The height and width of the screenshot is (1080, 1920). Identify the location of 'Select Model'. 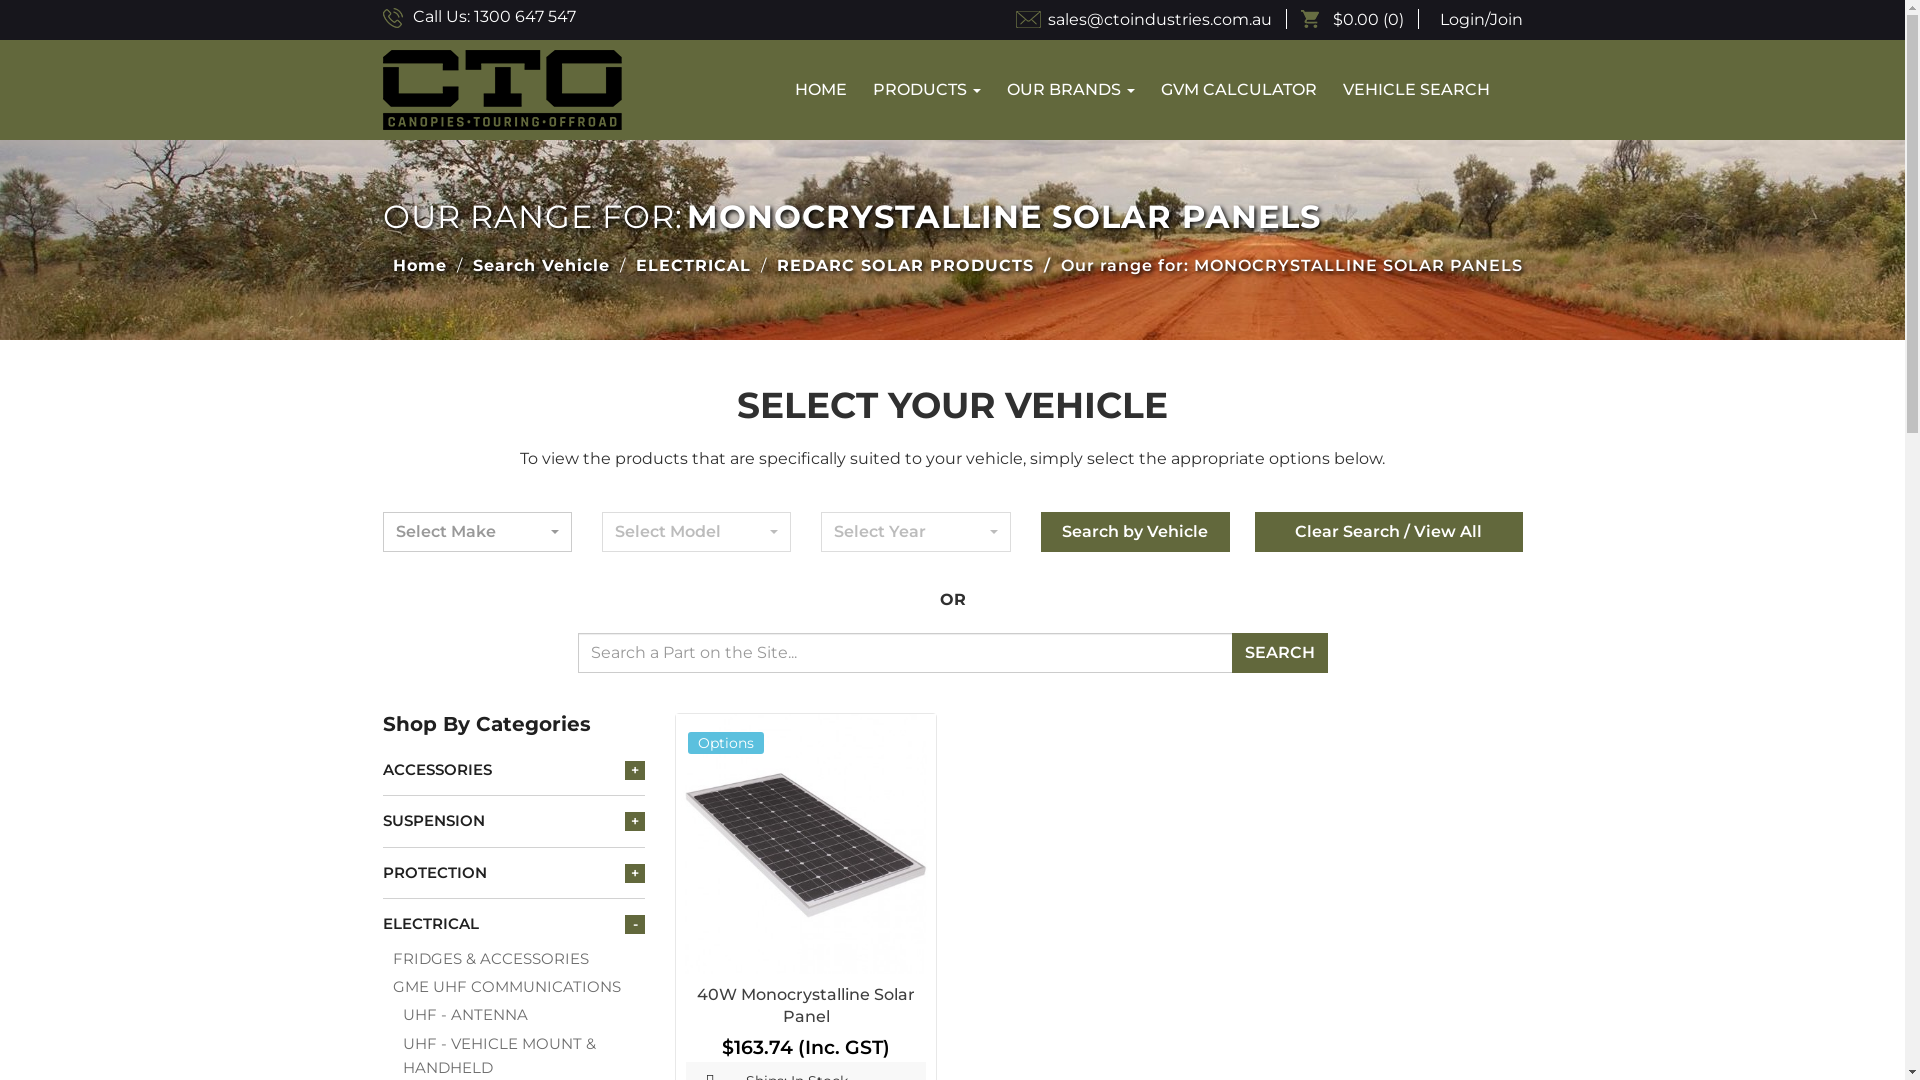
(696, 531).